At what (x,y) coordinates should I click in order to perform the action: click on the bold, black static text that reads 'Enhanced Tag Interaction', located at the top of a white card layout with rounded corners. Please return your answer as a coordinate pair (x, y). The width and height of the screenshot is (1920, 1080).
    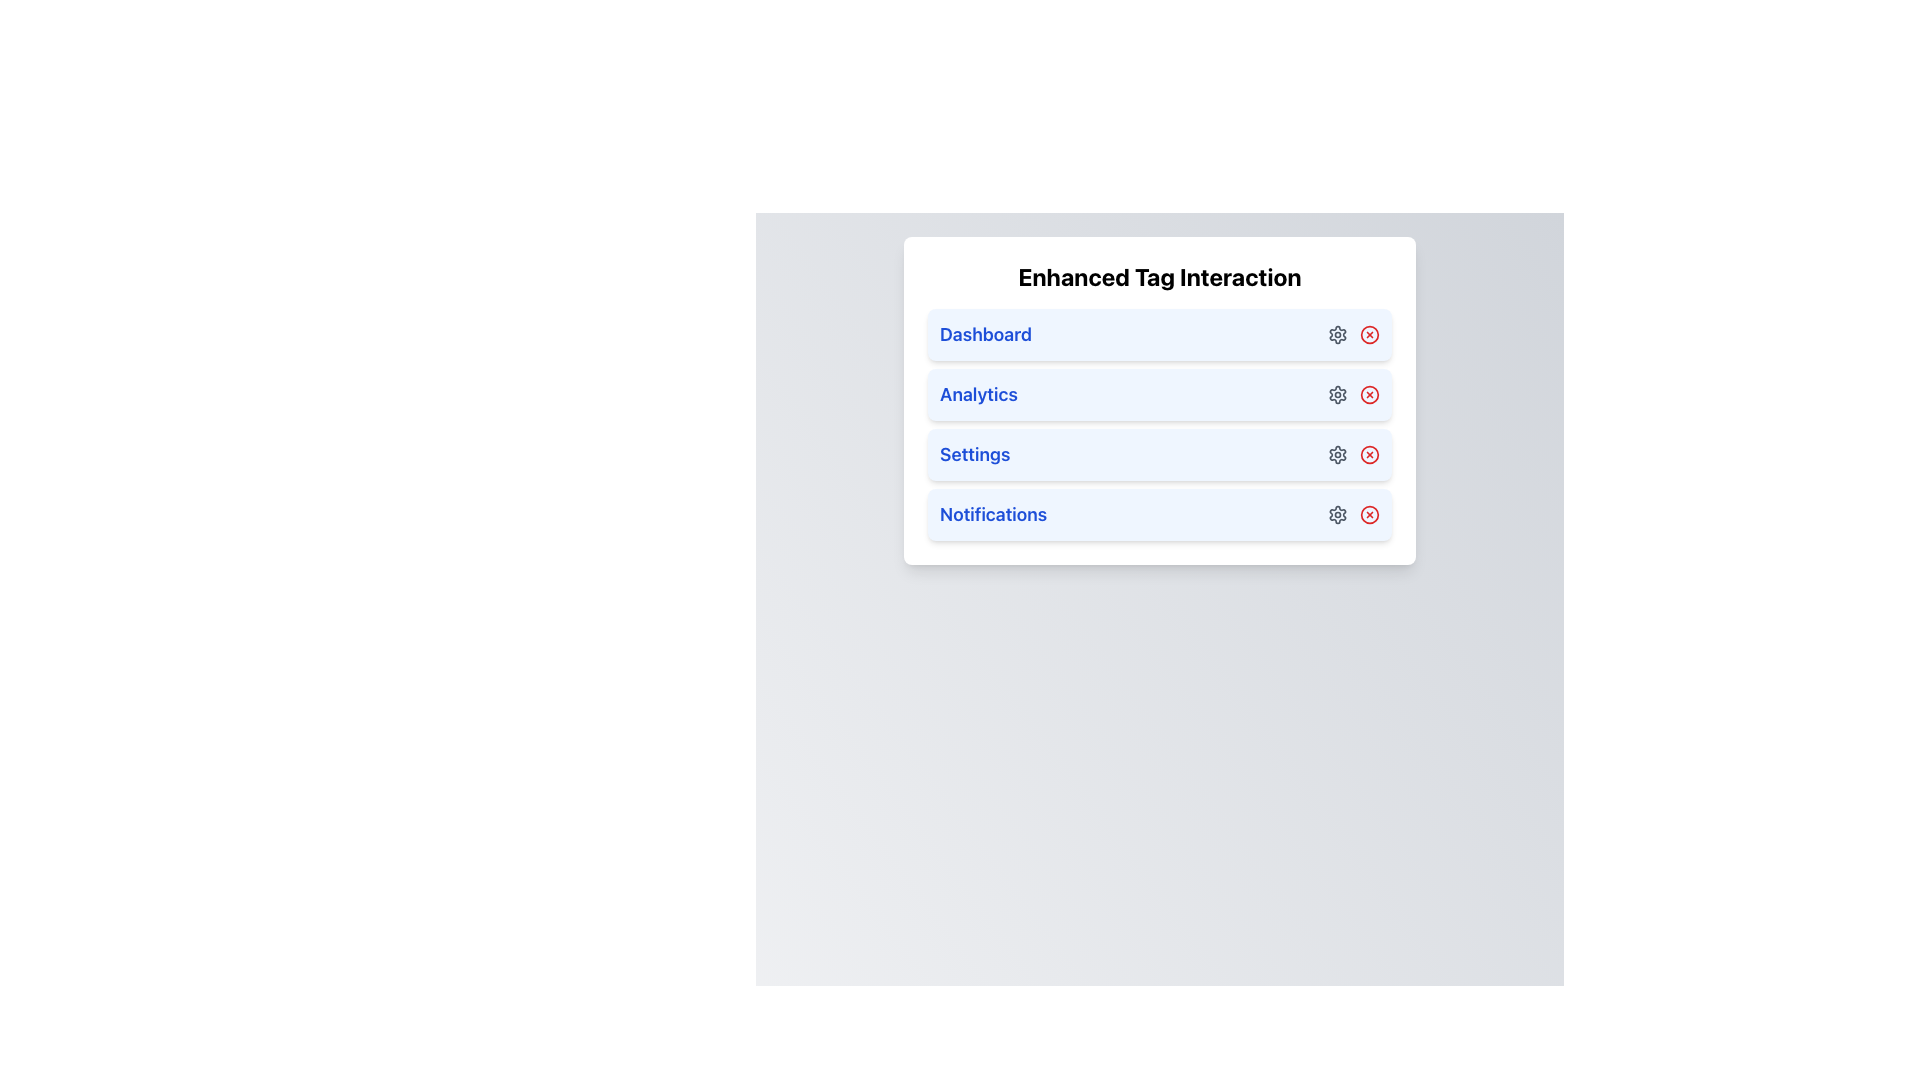
    Looking at the image, I should click on (1160, 277).